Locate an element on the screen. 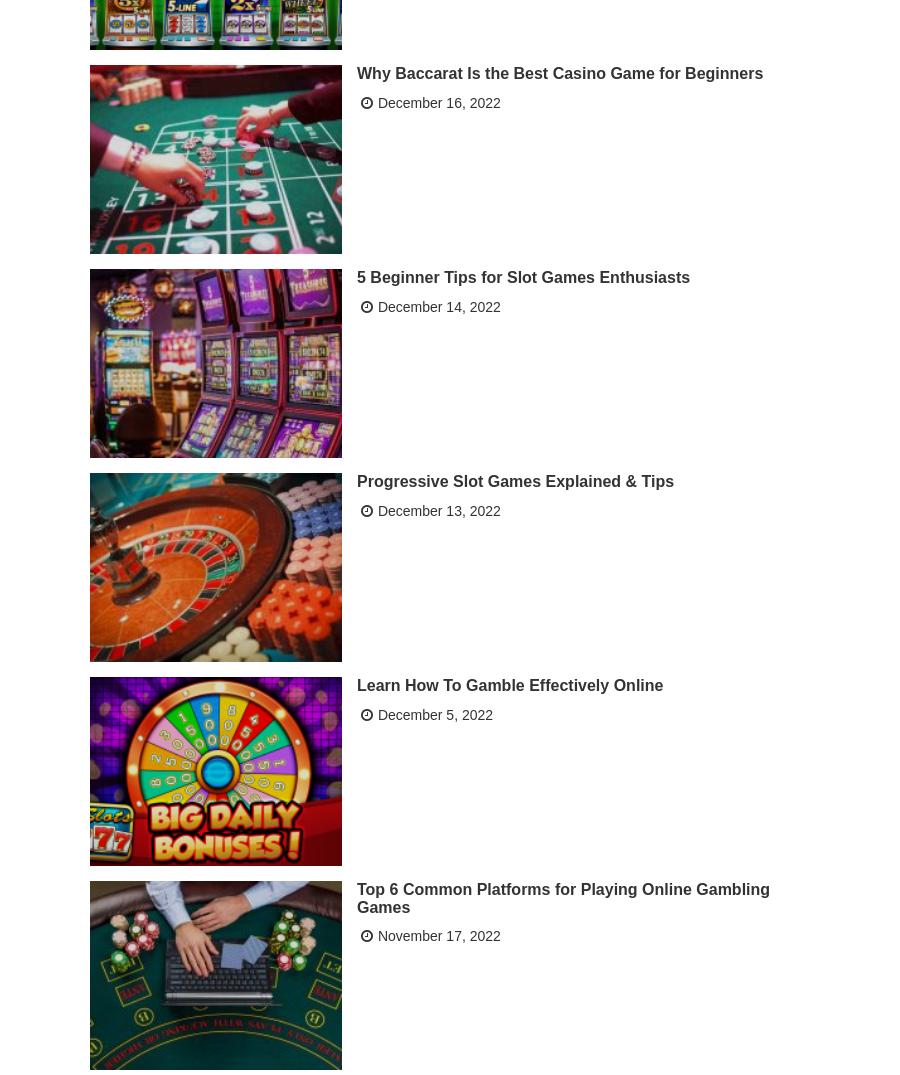  'December 5, 2022' is located at coordinates (434, 712).